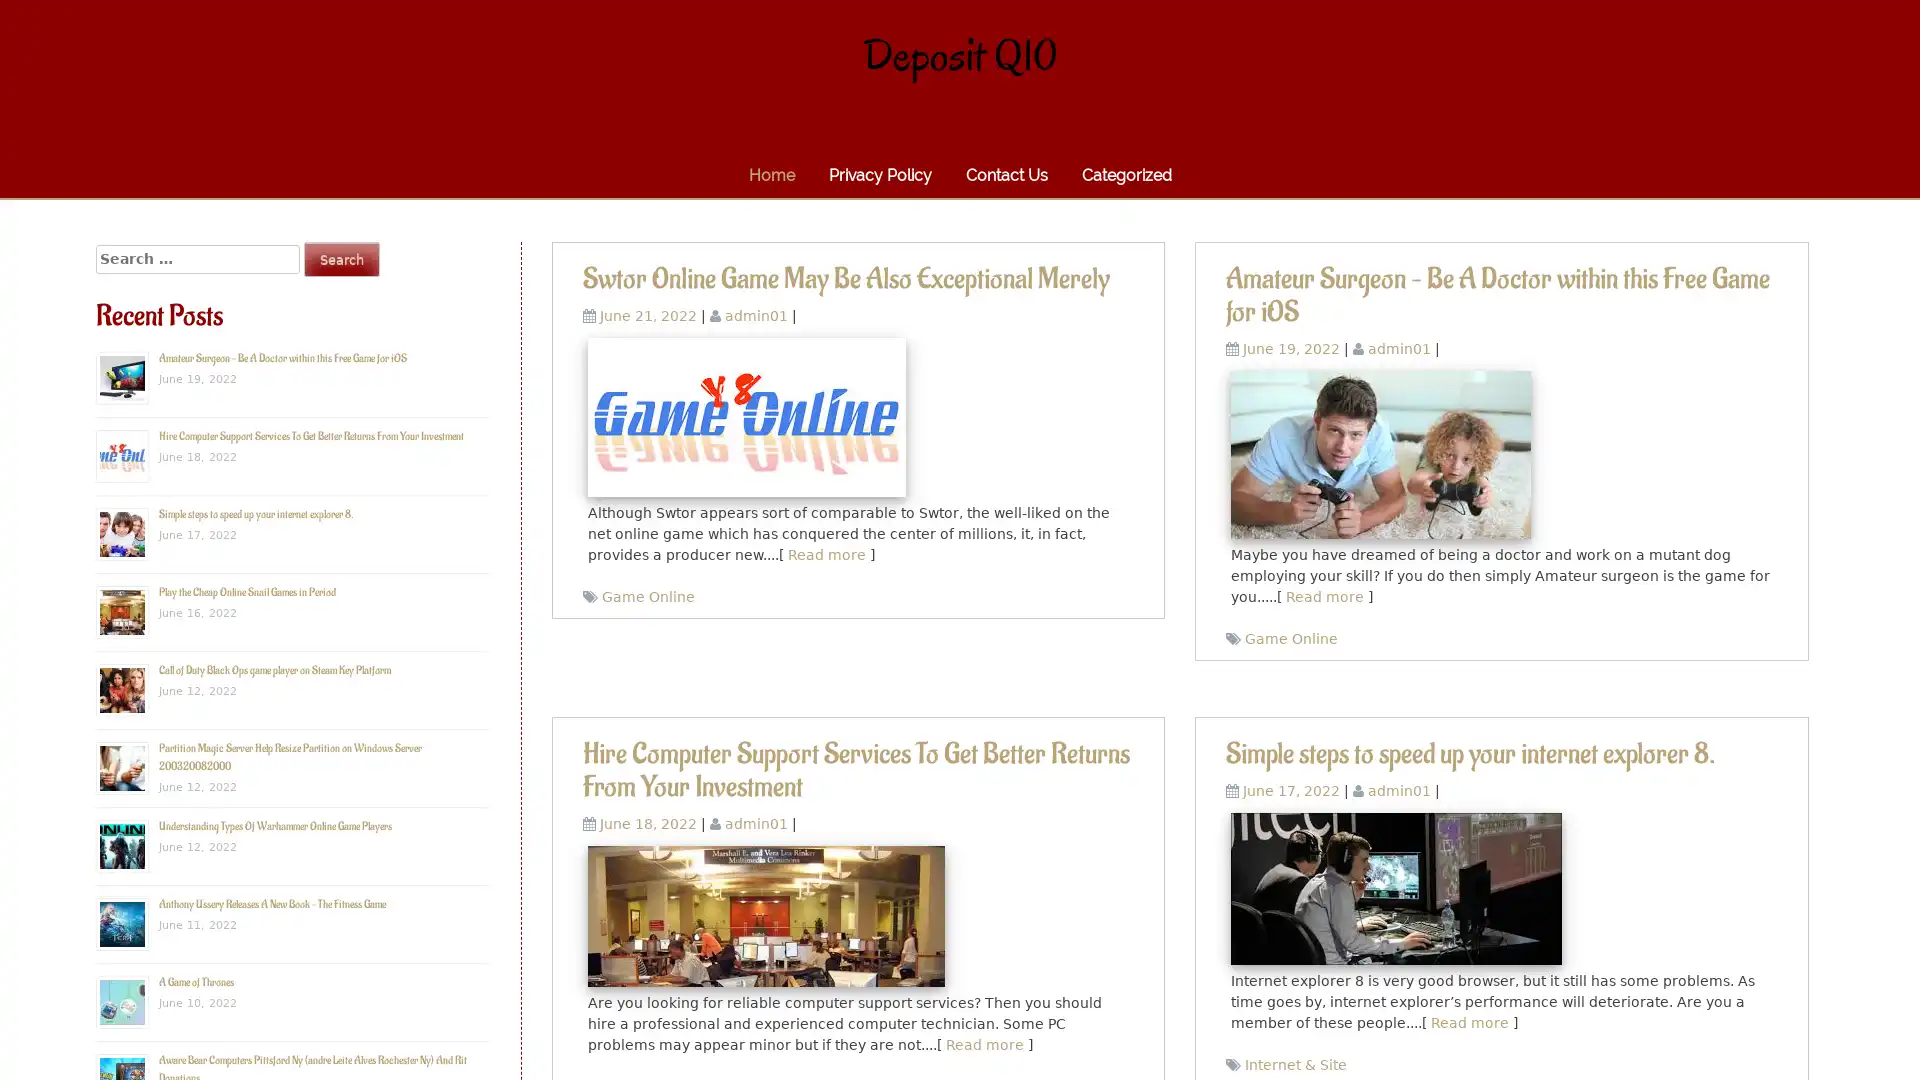 This screenshot has height=1080, width=1920. What do you see at coordinates (341, 258) in the screenshot?
I see `Search` at bounding box center [341, 258].